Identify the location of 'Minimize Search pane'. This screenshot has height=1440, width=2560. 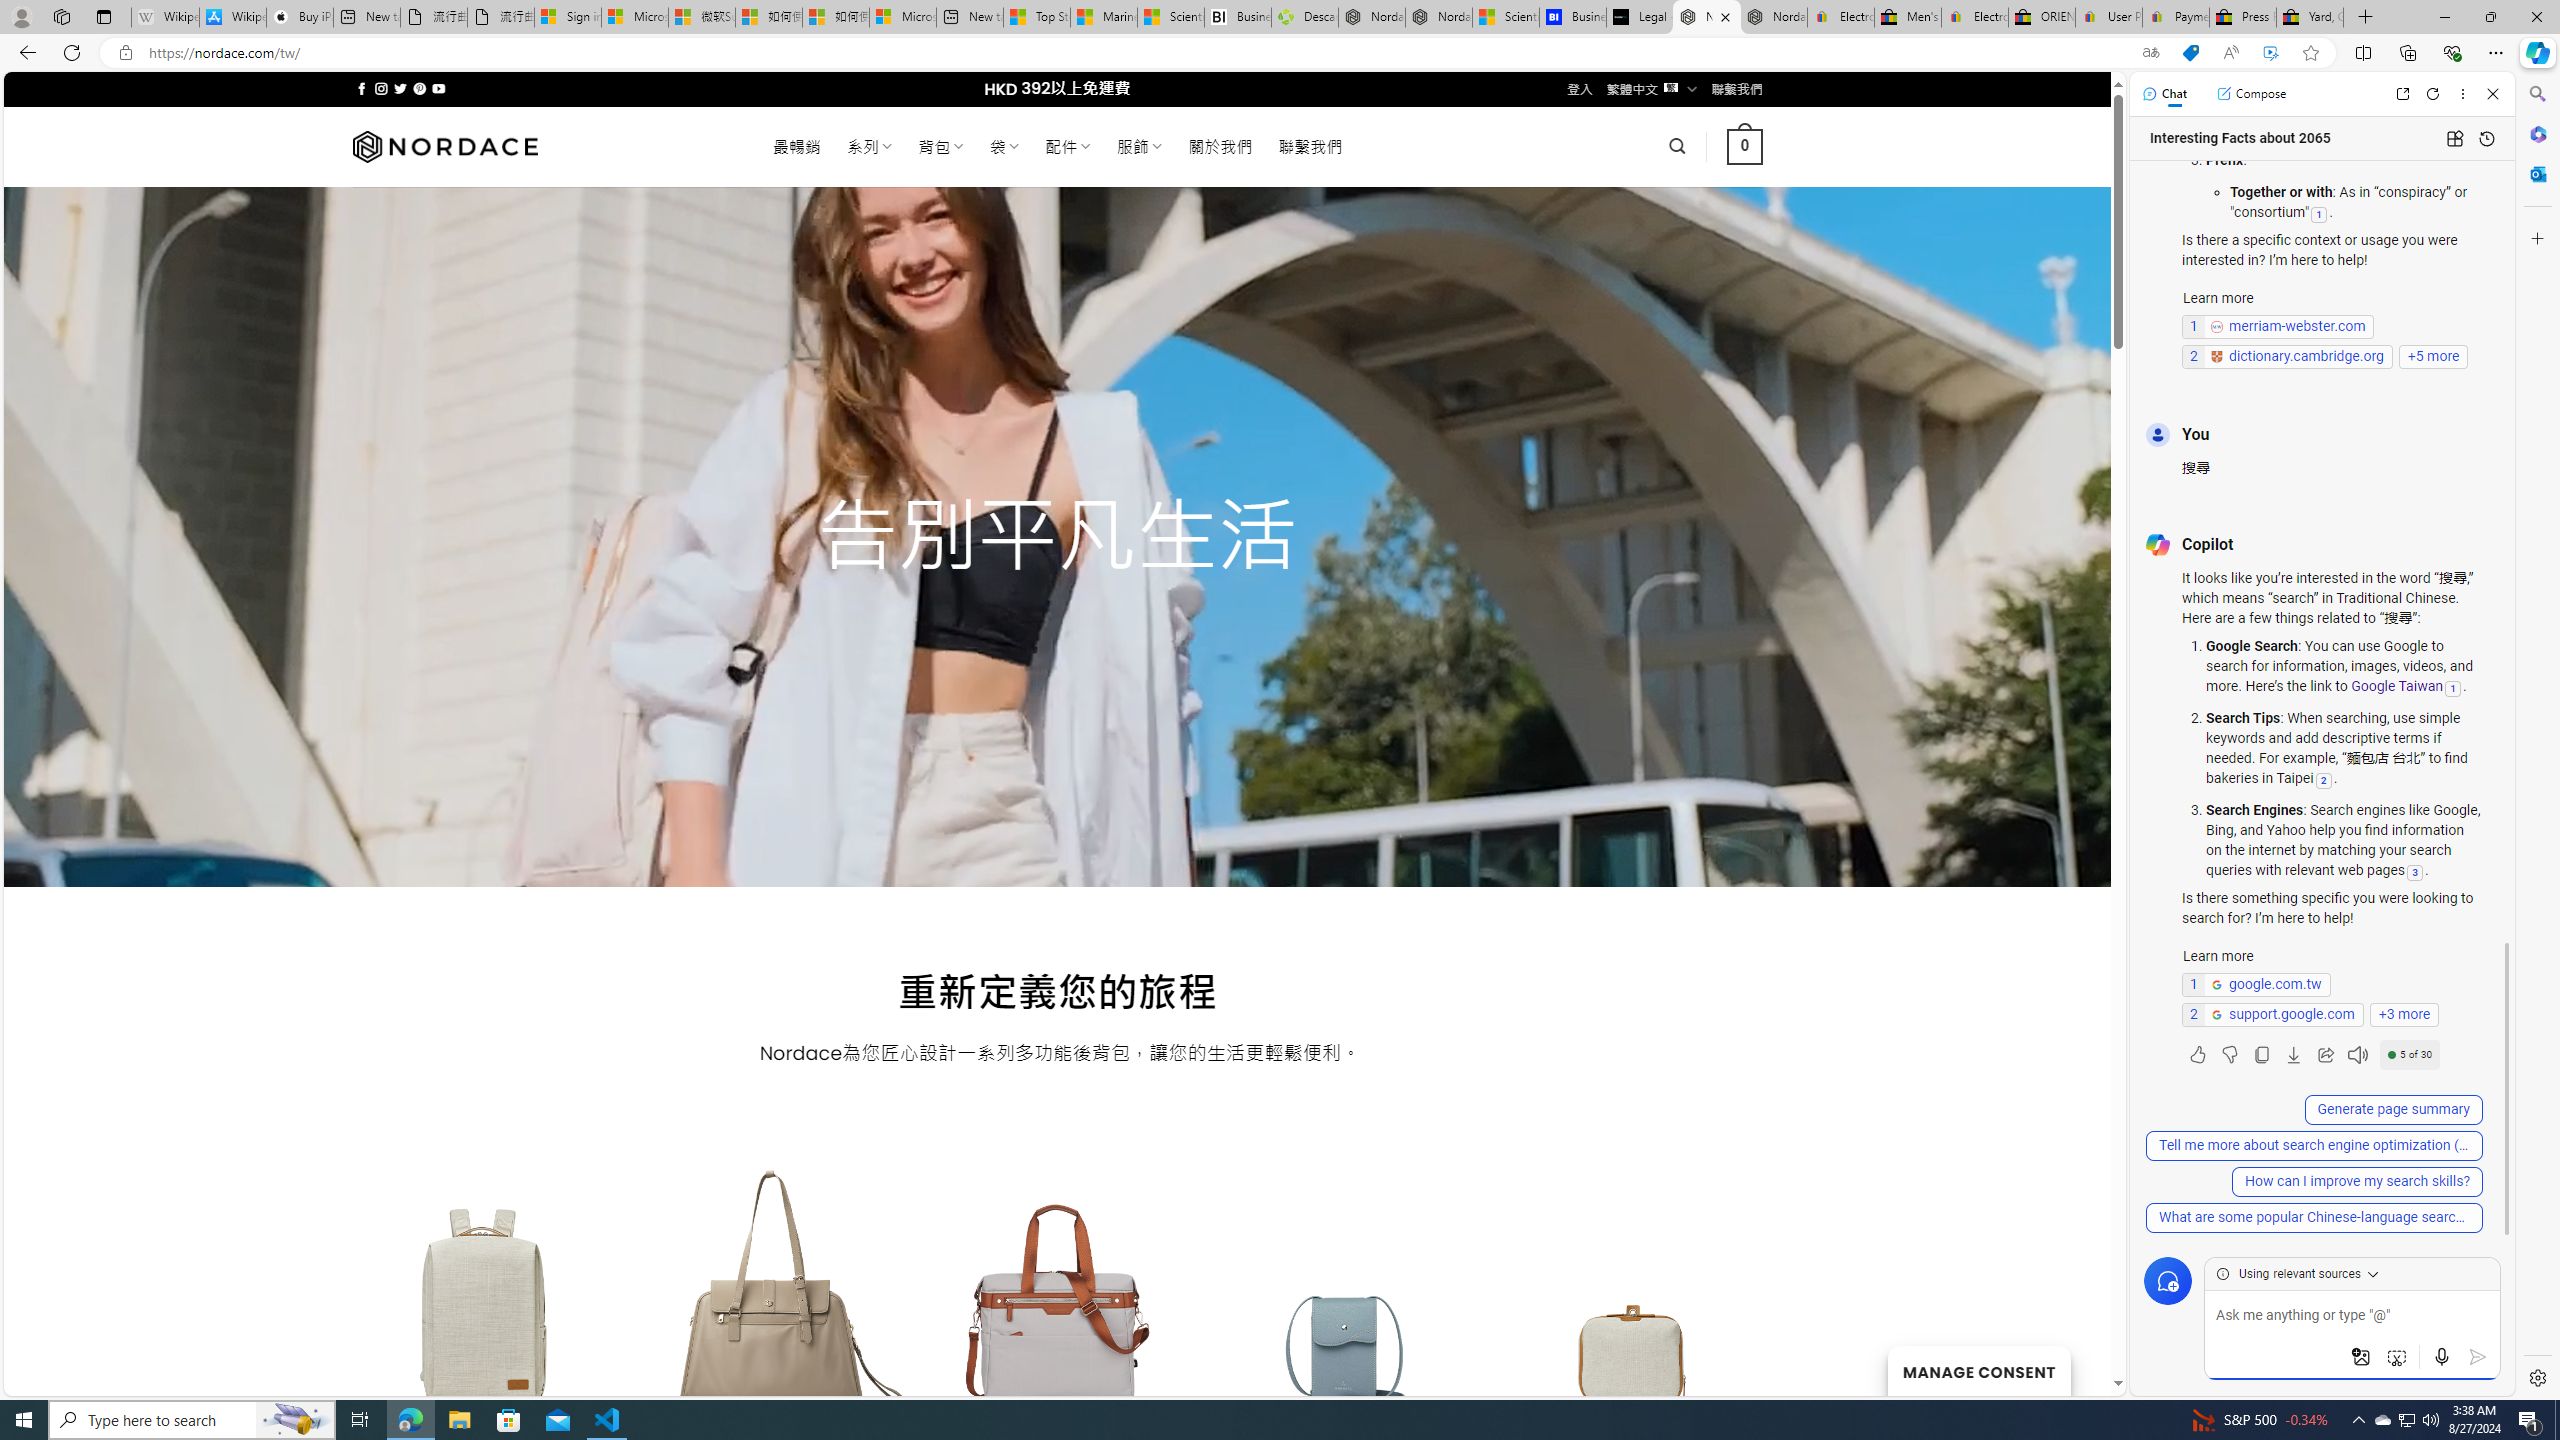
(2535, 93).